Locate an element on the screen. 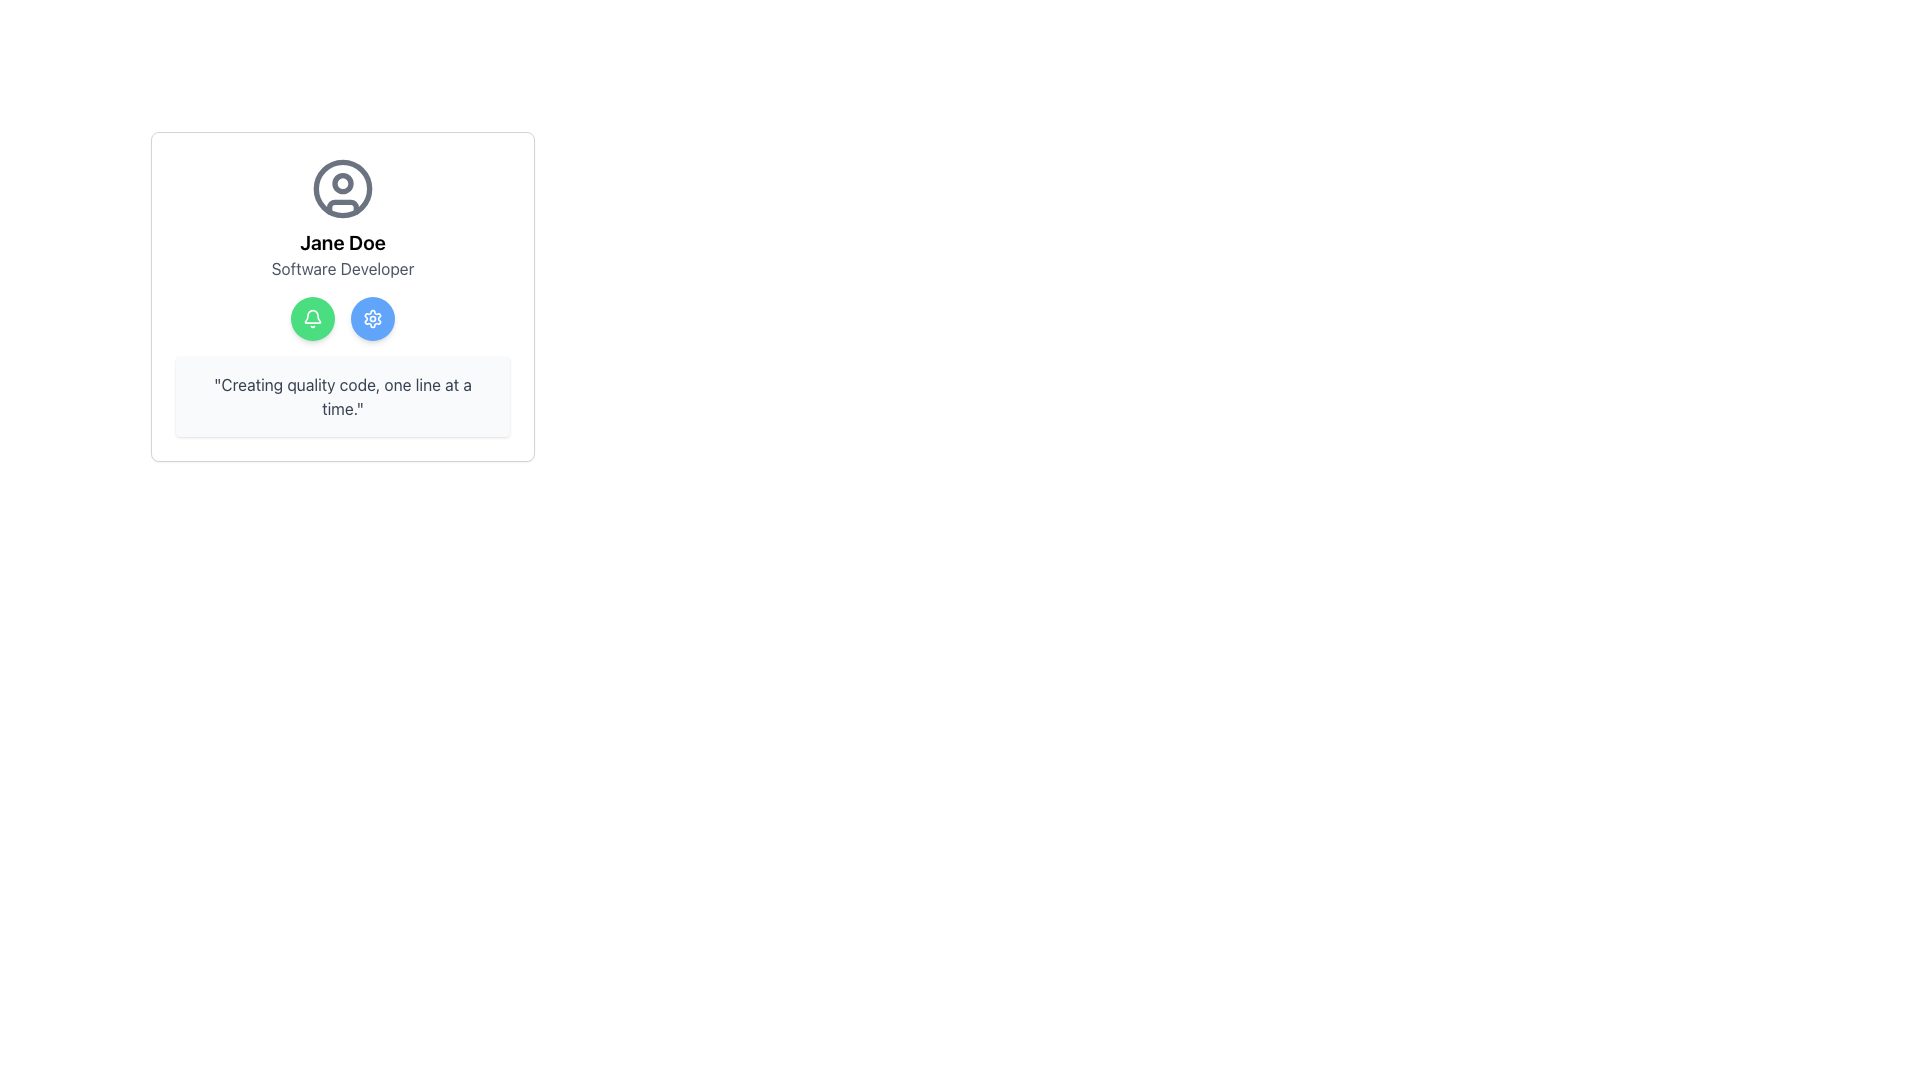 The height and width of the screenshot is (1080, 1920). the small grey outlined circle above the lower arc of the user avatar icon is located at coordinates (342, 182).